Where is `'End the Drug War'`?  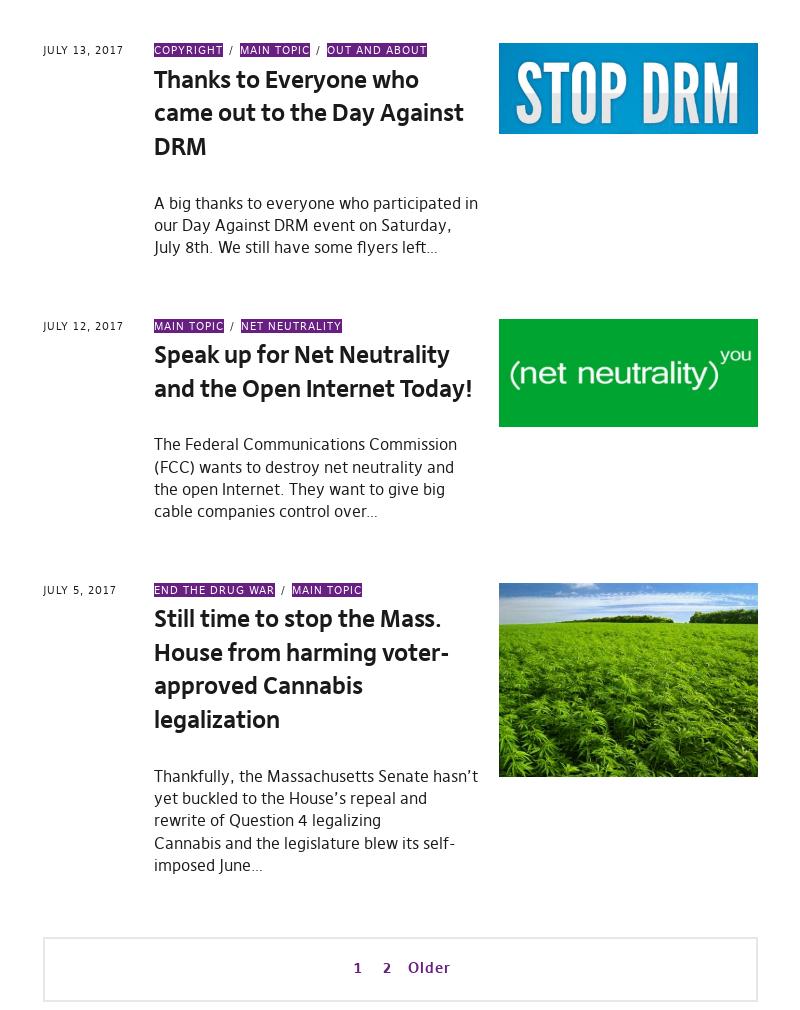
'End the Drug War' is located at coordinates (214, 588).